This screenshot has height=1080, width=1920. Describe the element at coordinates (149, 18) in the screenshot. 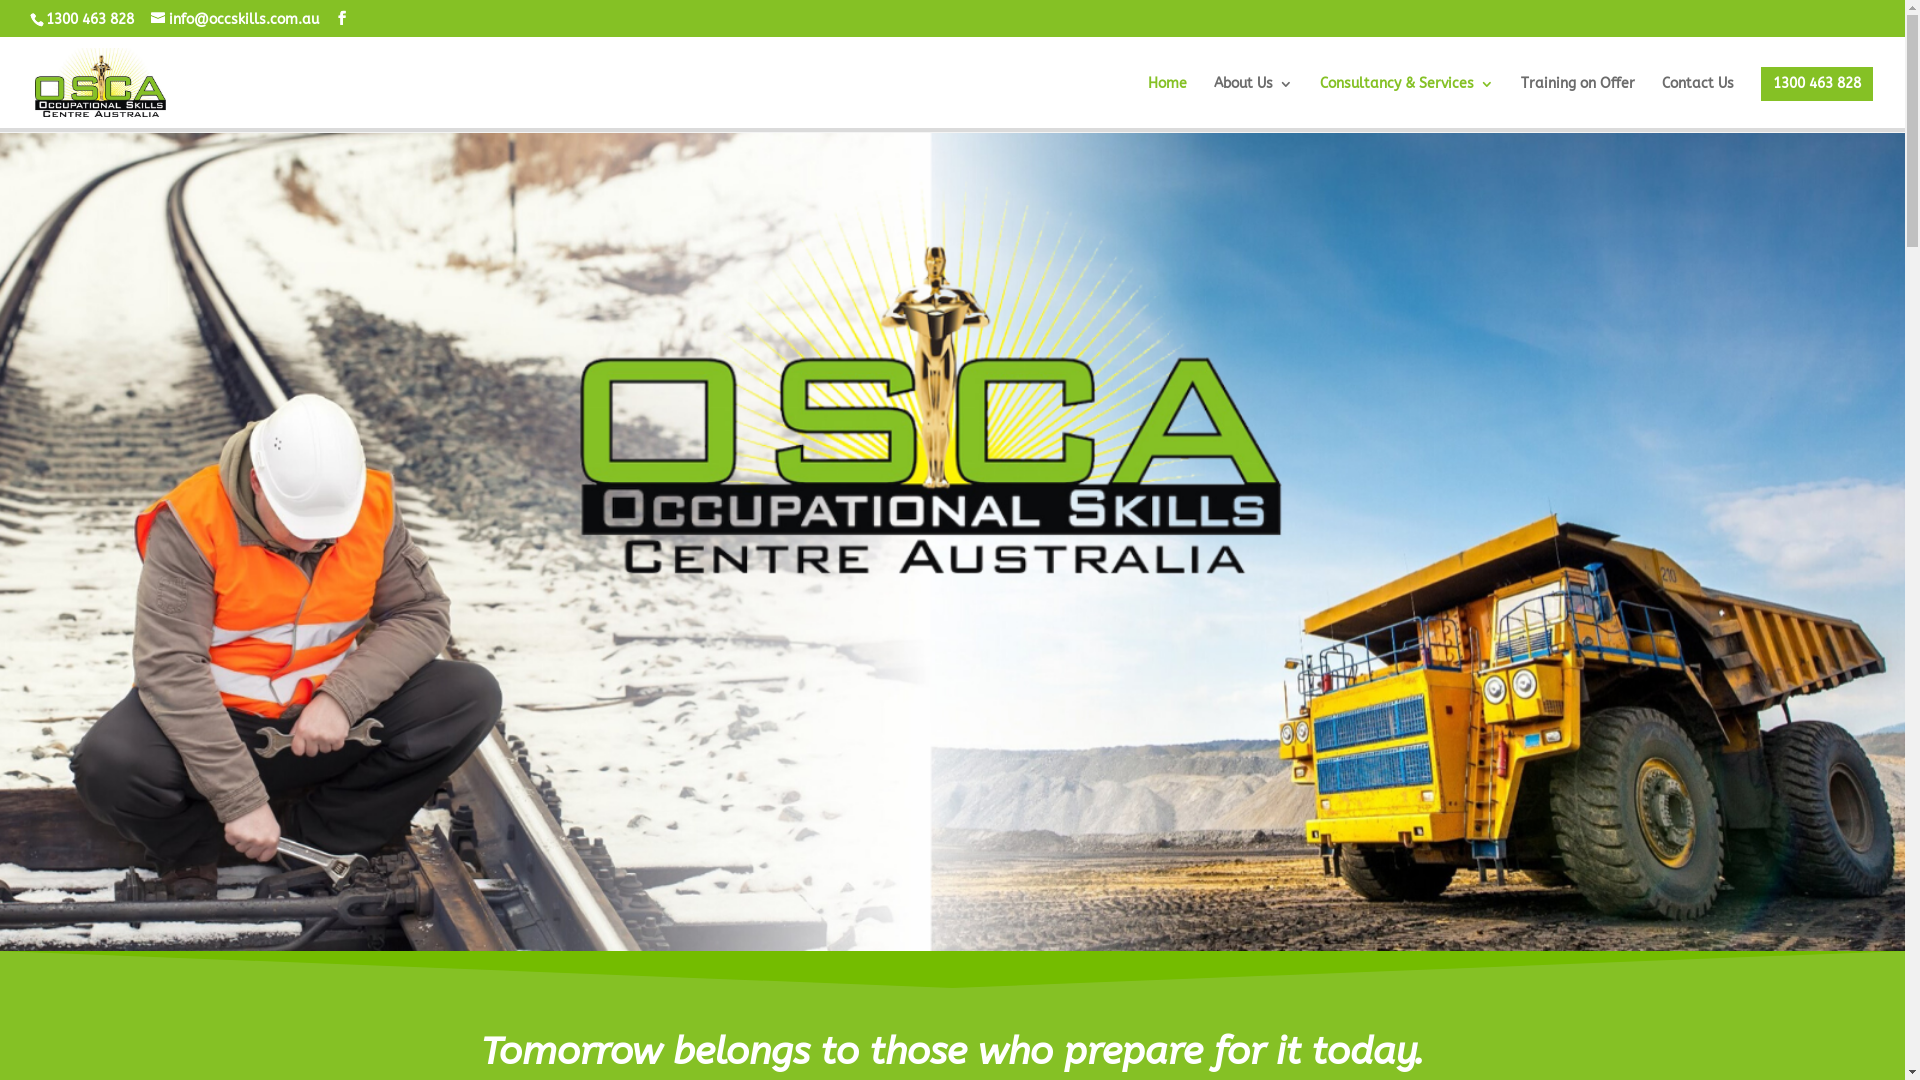

I see `'info@occskills.com.au'` at that location.